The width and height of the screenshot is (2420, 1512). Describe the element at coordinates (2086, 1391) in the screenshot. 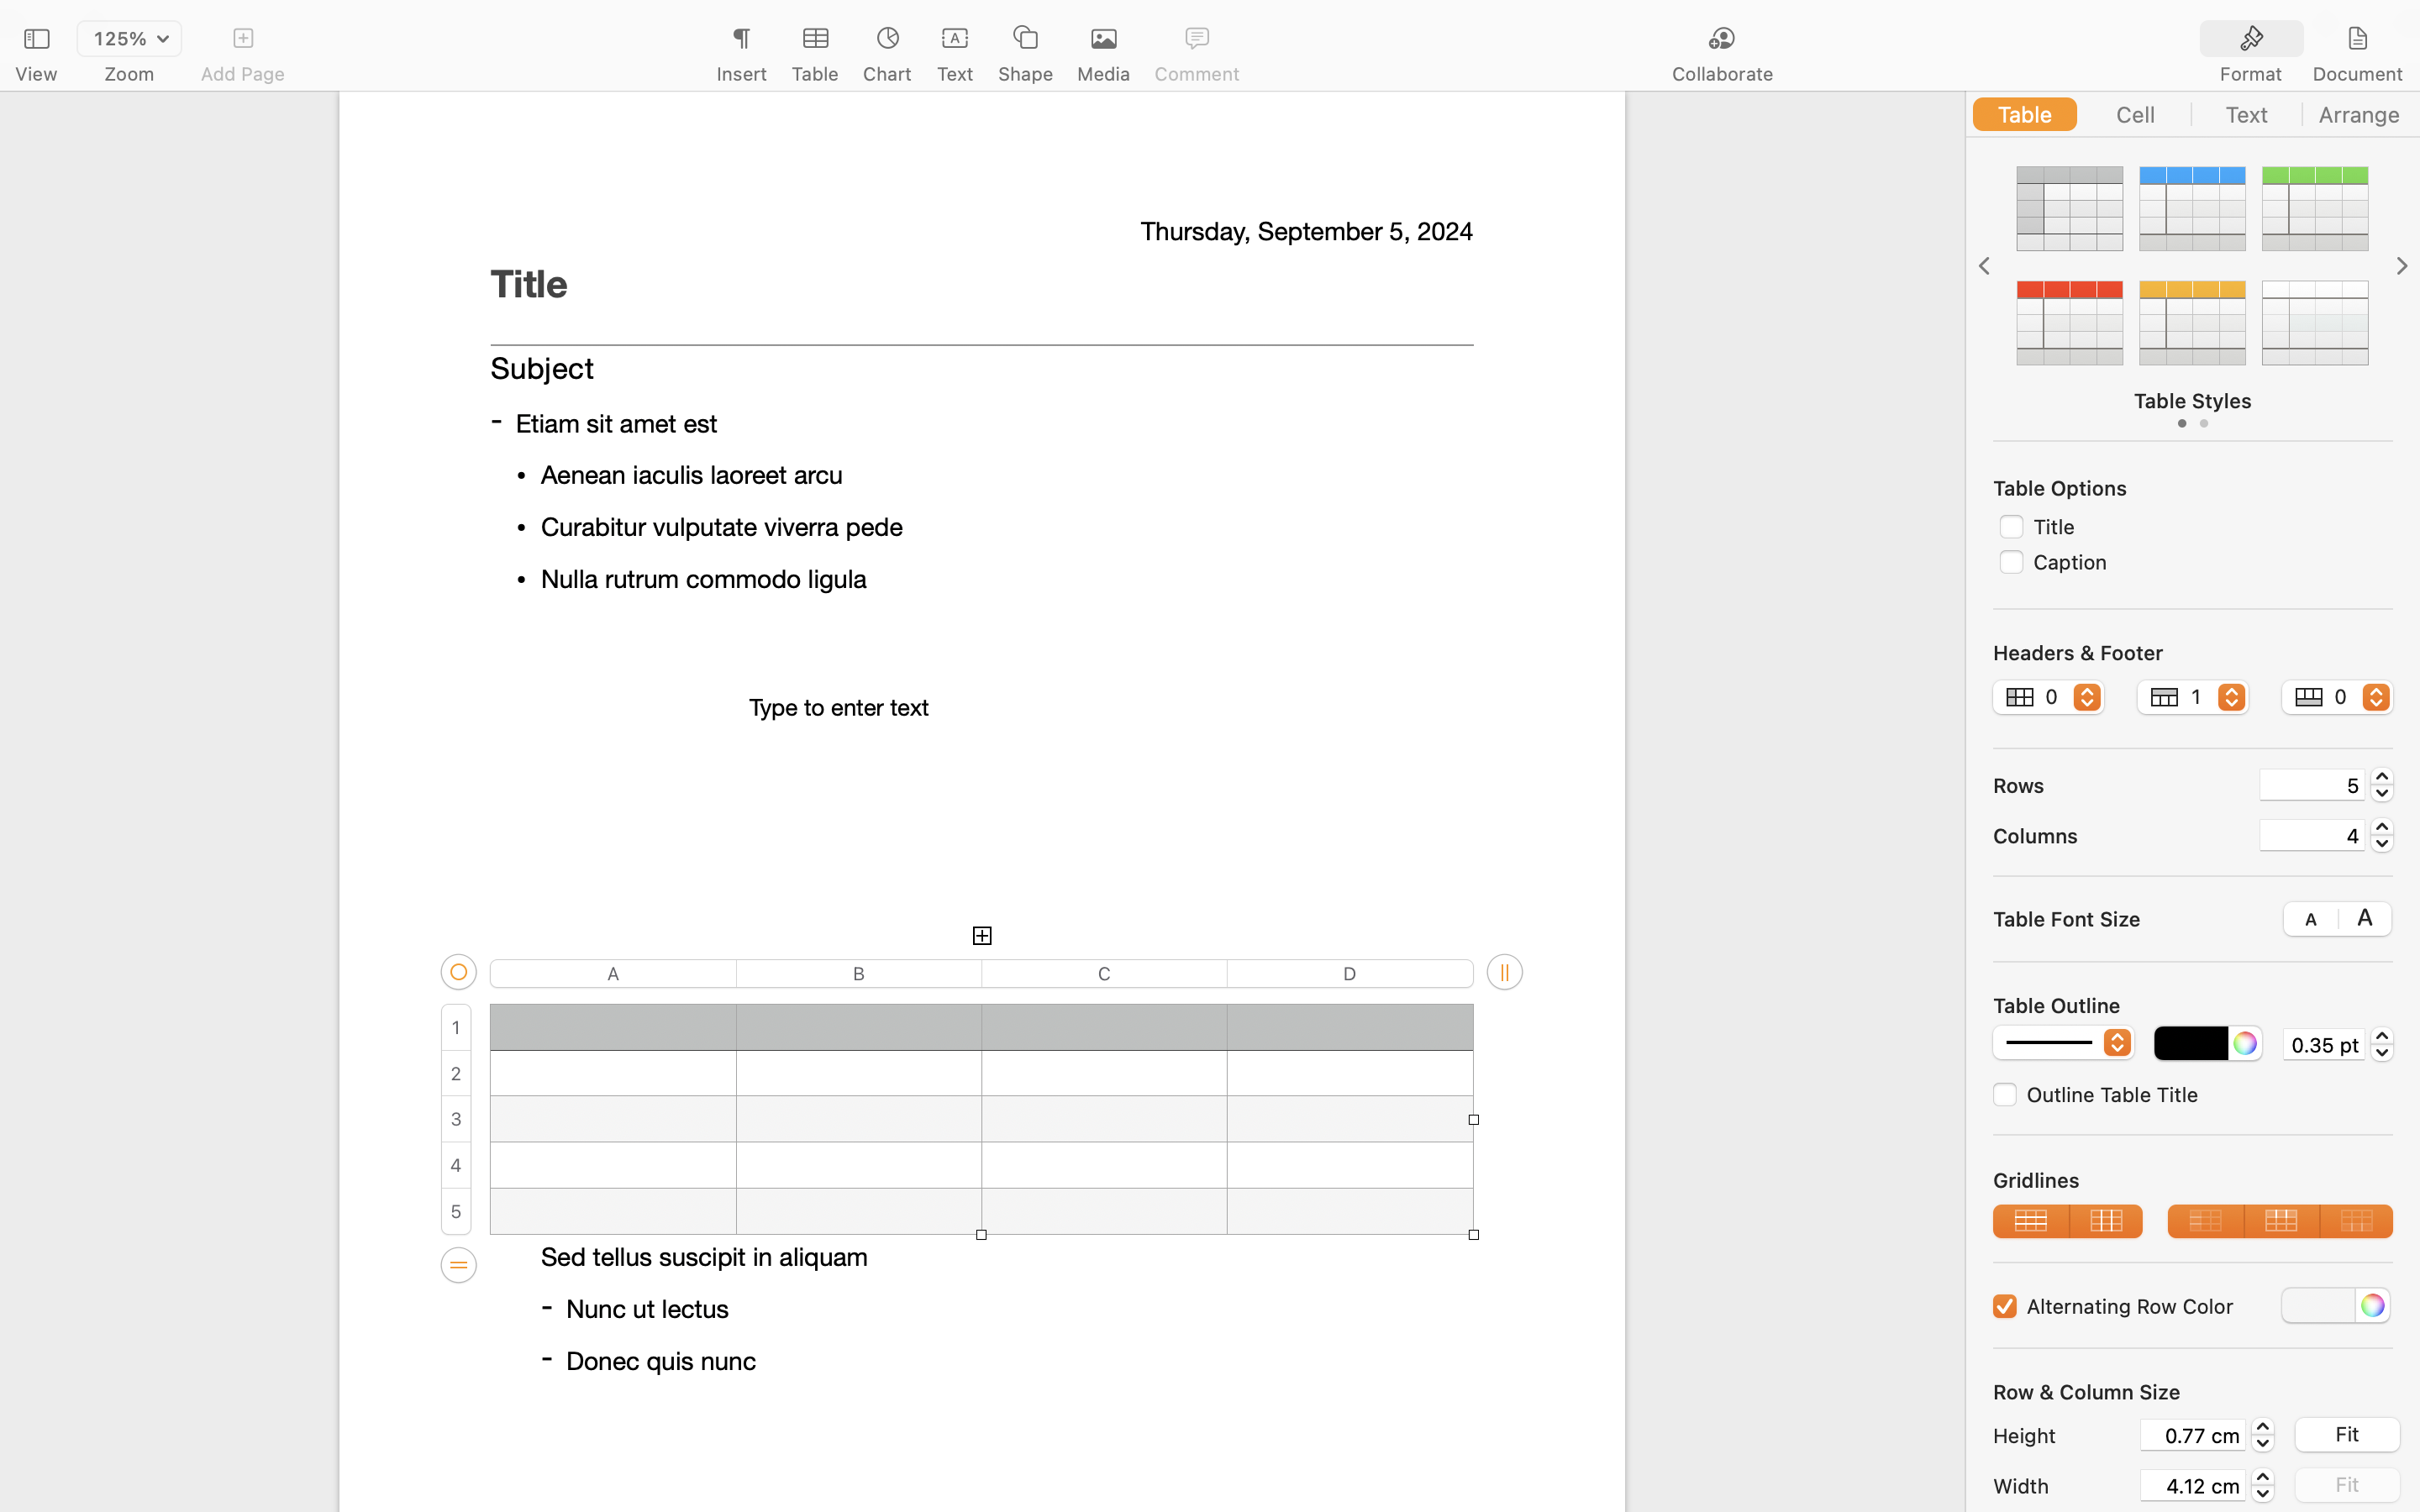

I see `'Row & Column Size'` at that location.